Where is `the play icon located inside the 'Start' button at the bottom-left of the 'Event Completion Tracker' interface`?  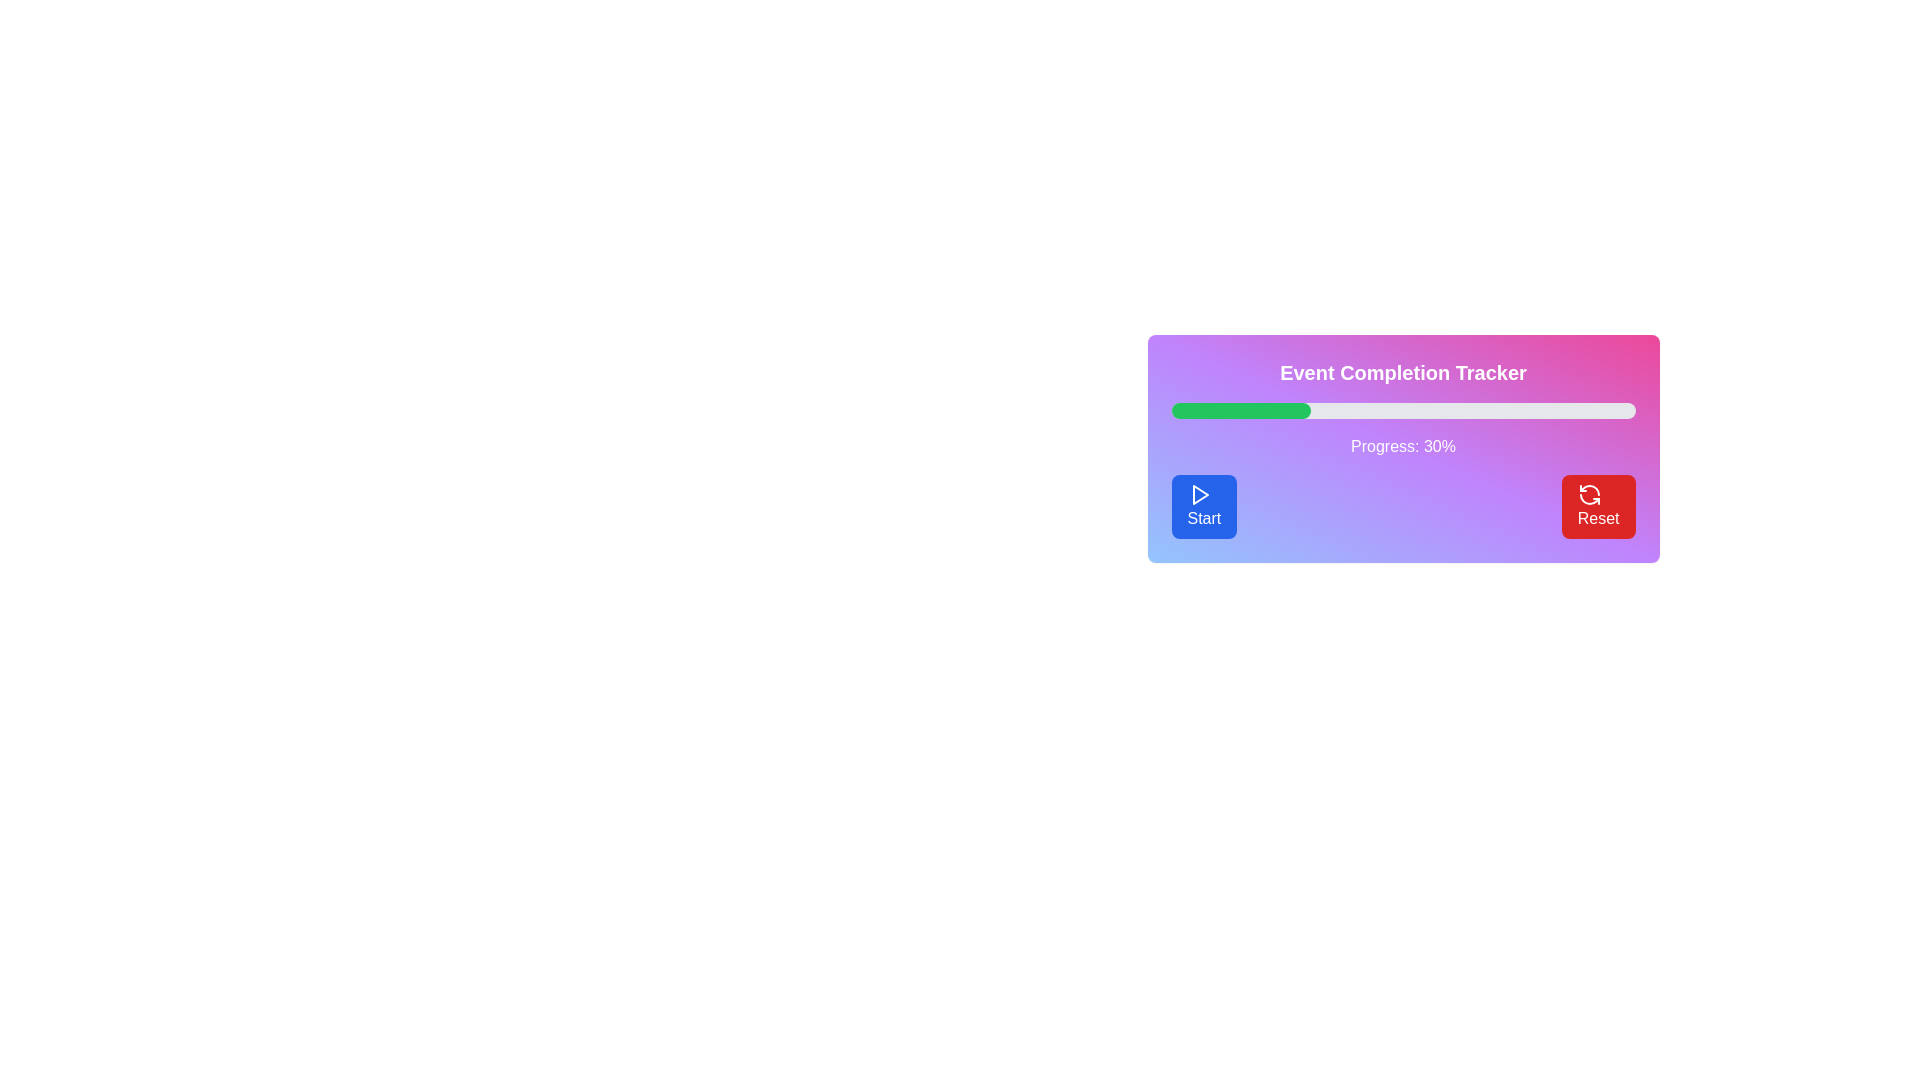
the play icon located inside the 'Start' button at the bottom-left of the 'Event Completion Tracker' interface is located at coordinates (1199, 494).